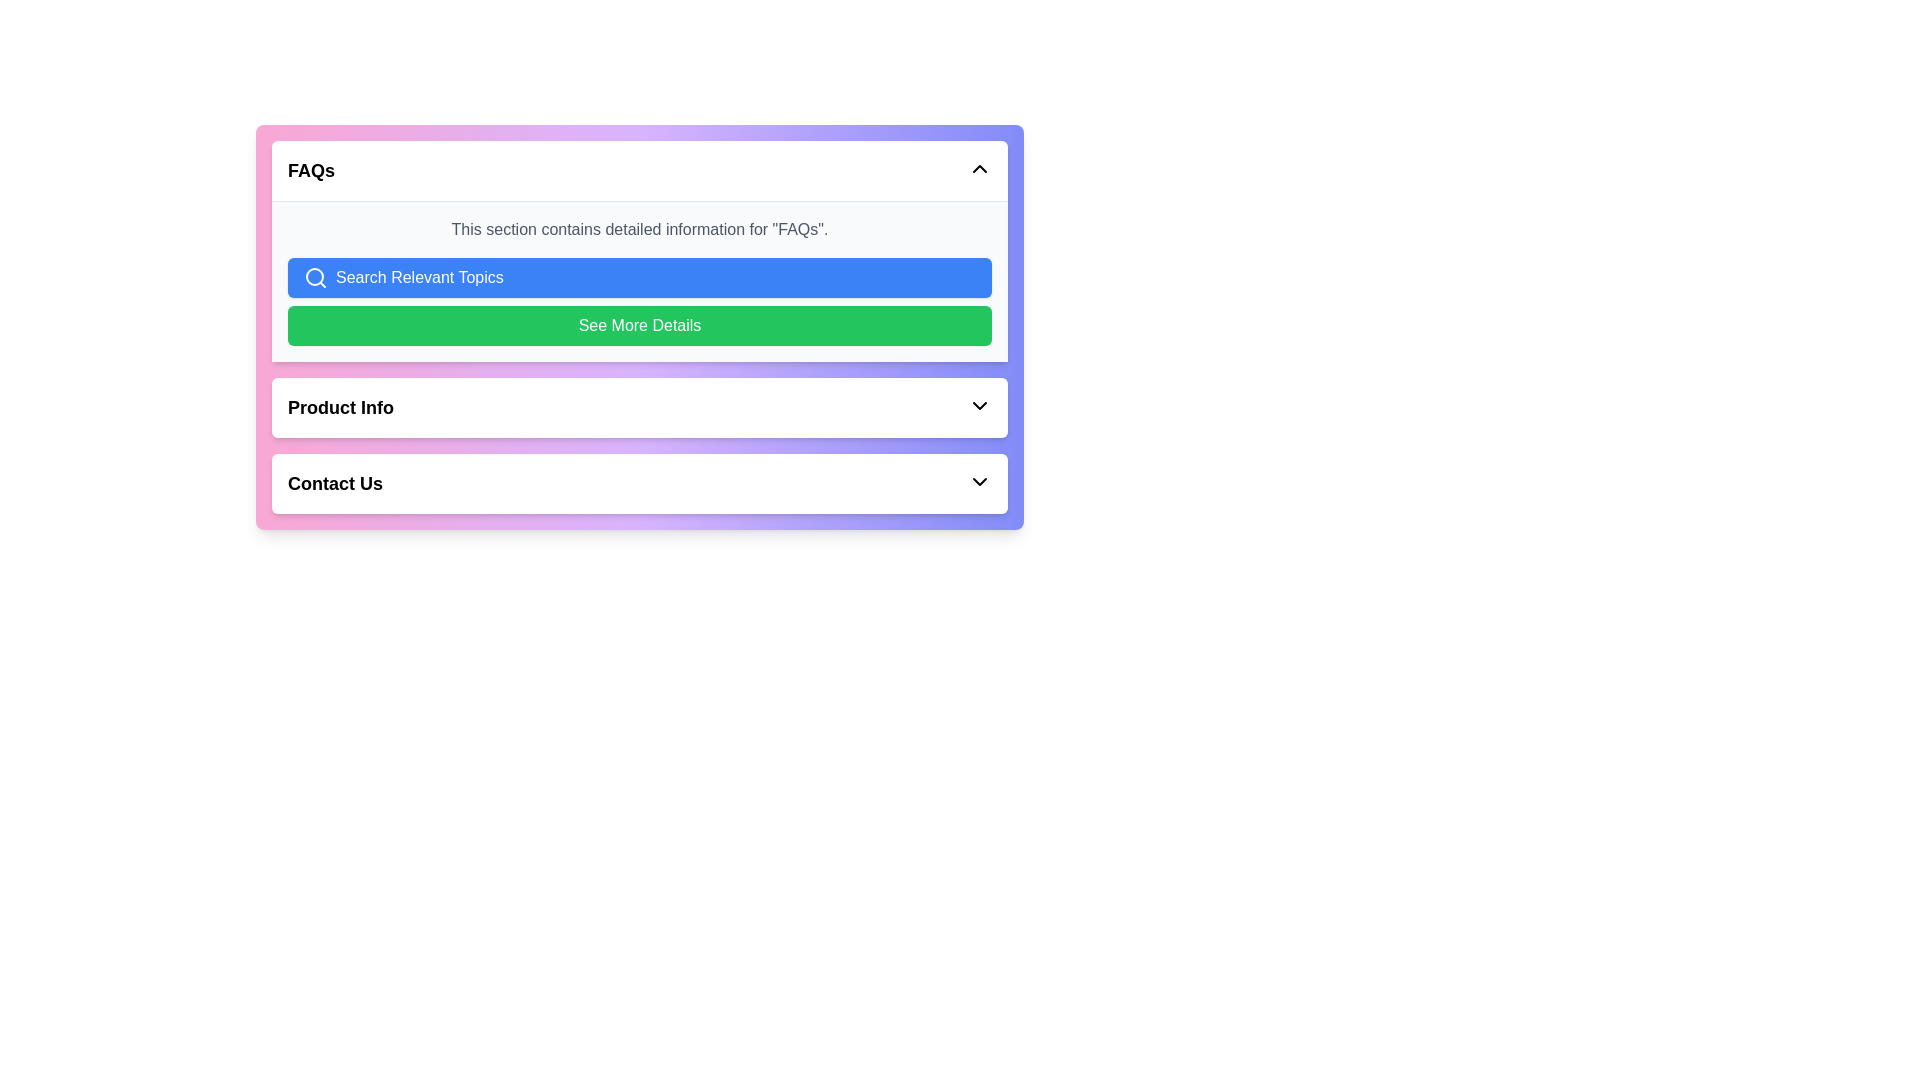  What do you see at coordinates (314, 277) in the screenshot?
I see `the small circular magnifying lens icon located to the left of the text 'Search Relevant Topics' within the blue rectangle button in the 'FAQs' section` at bounding box center [314, 277].